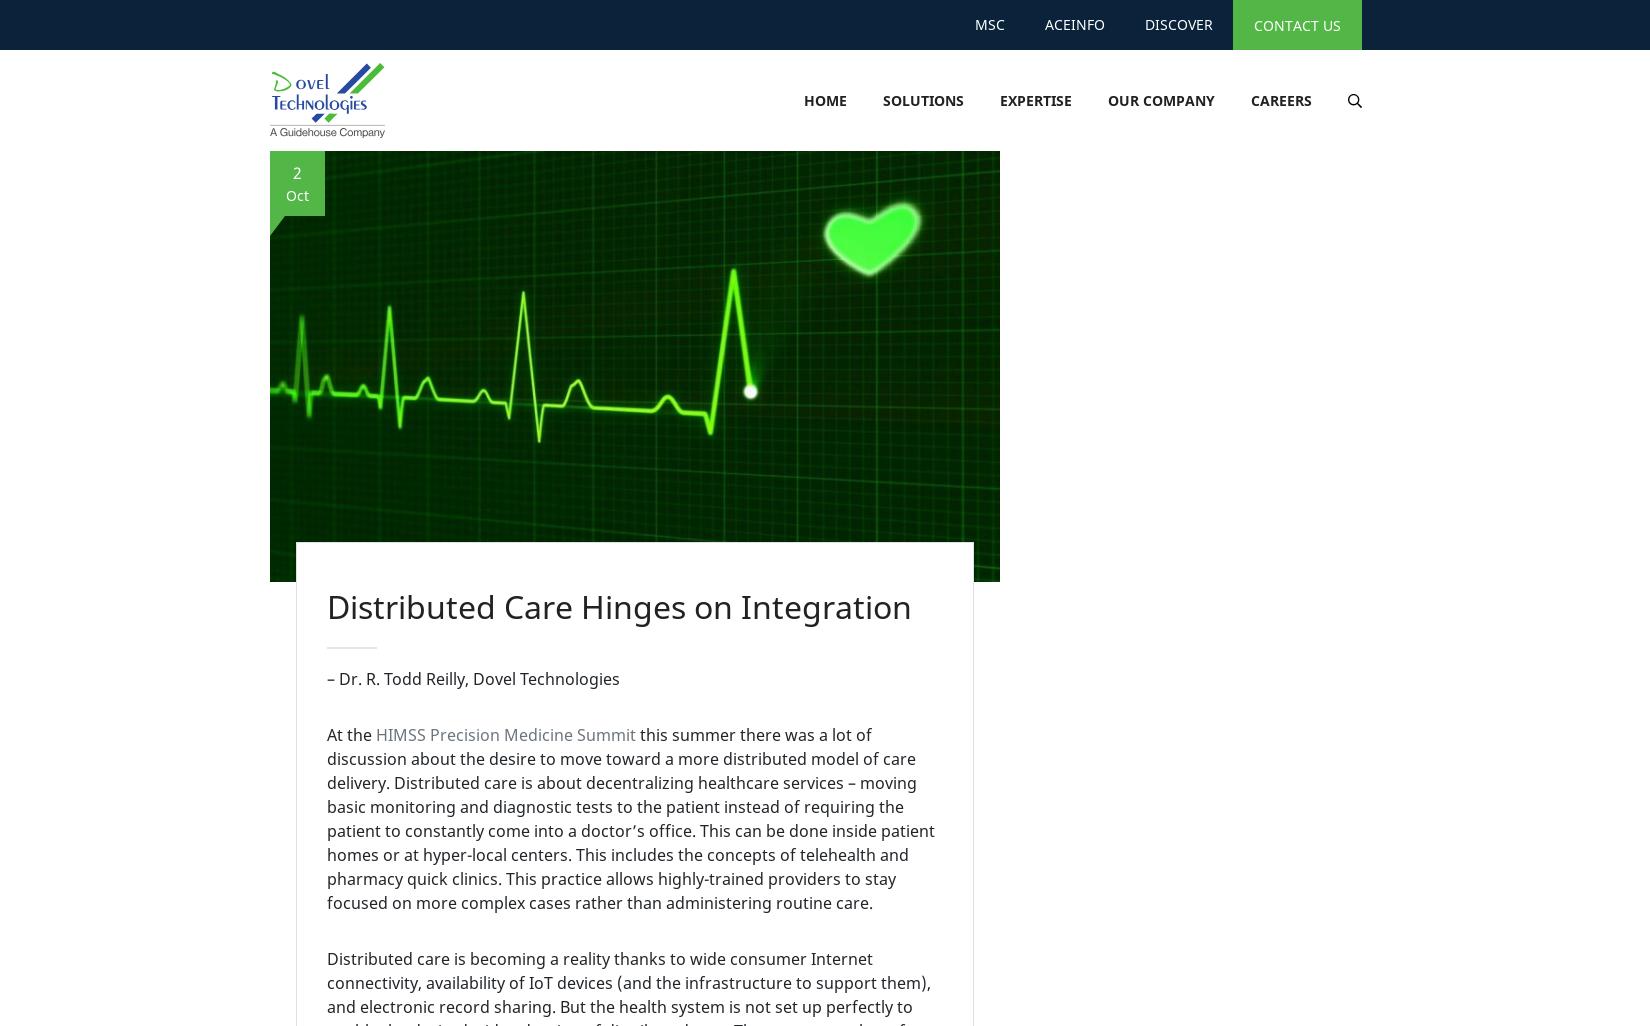 The height and width of the screenshot is (1026, 1650). I want to click on 'Careers', so click(1280, 99).